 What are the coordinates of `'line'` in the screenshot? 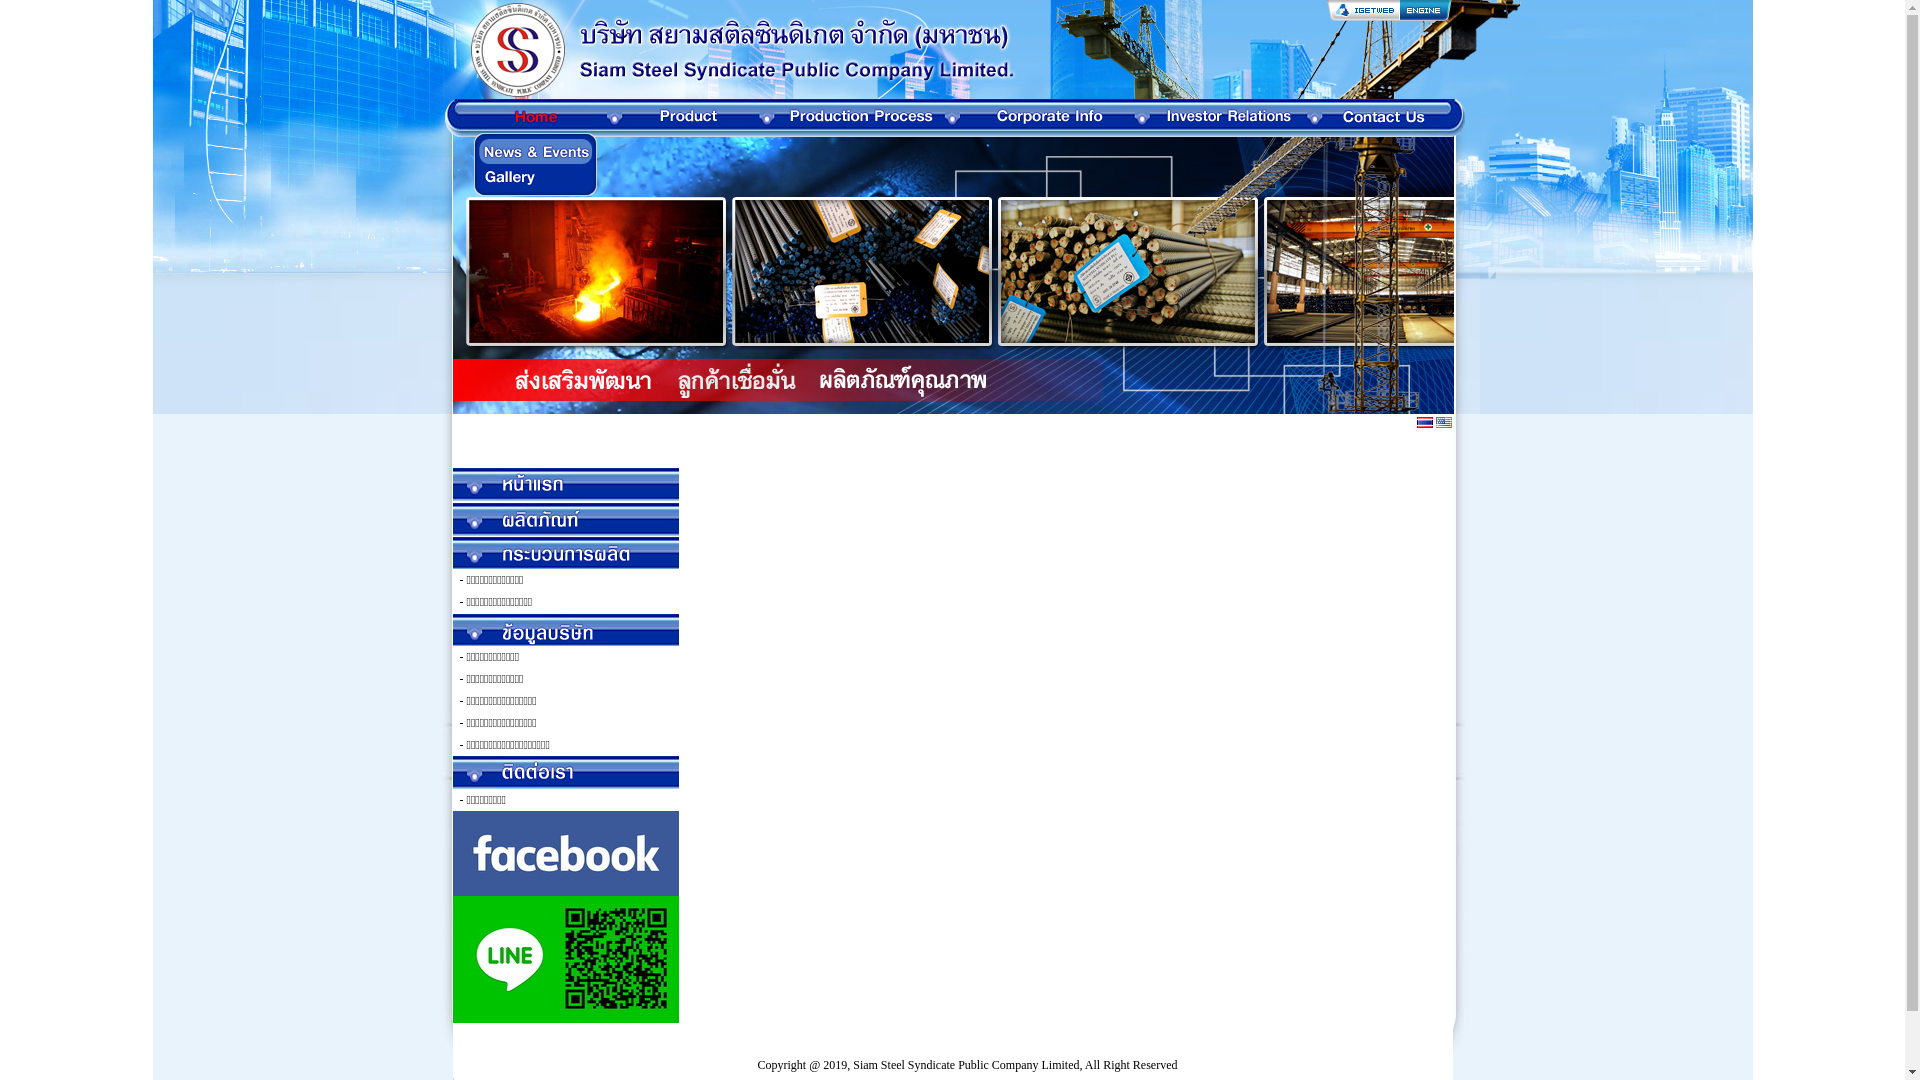 It's located at (564, 958).